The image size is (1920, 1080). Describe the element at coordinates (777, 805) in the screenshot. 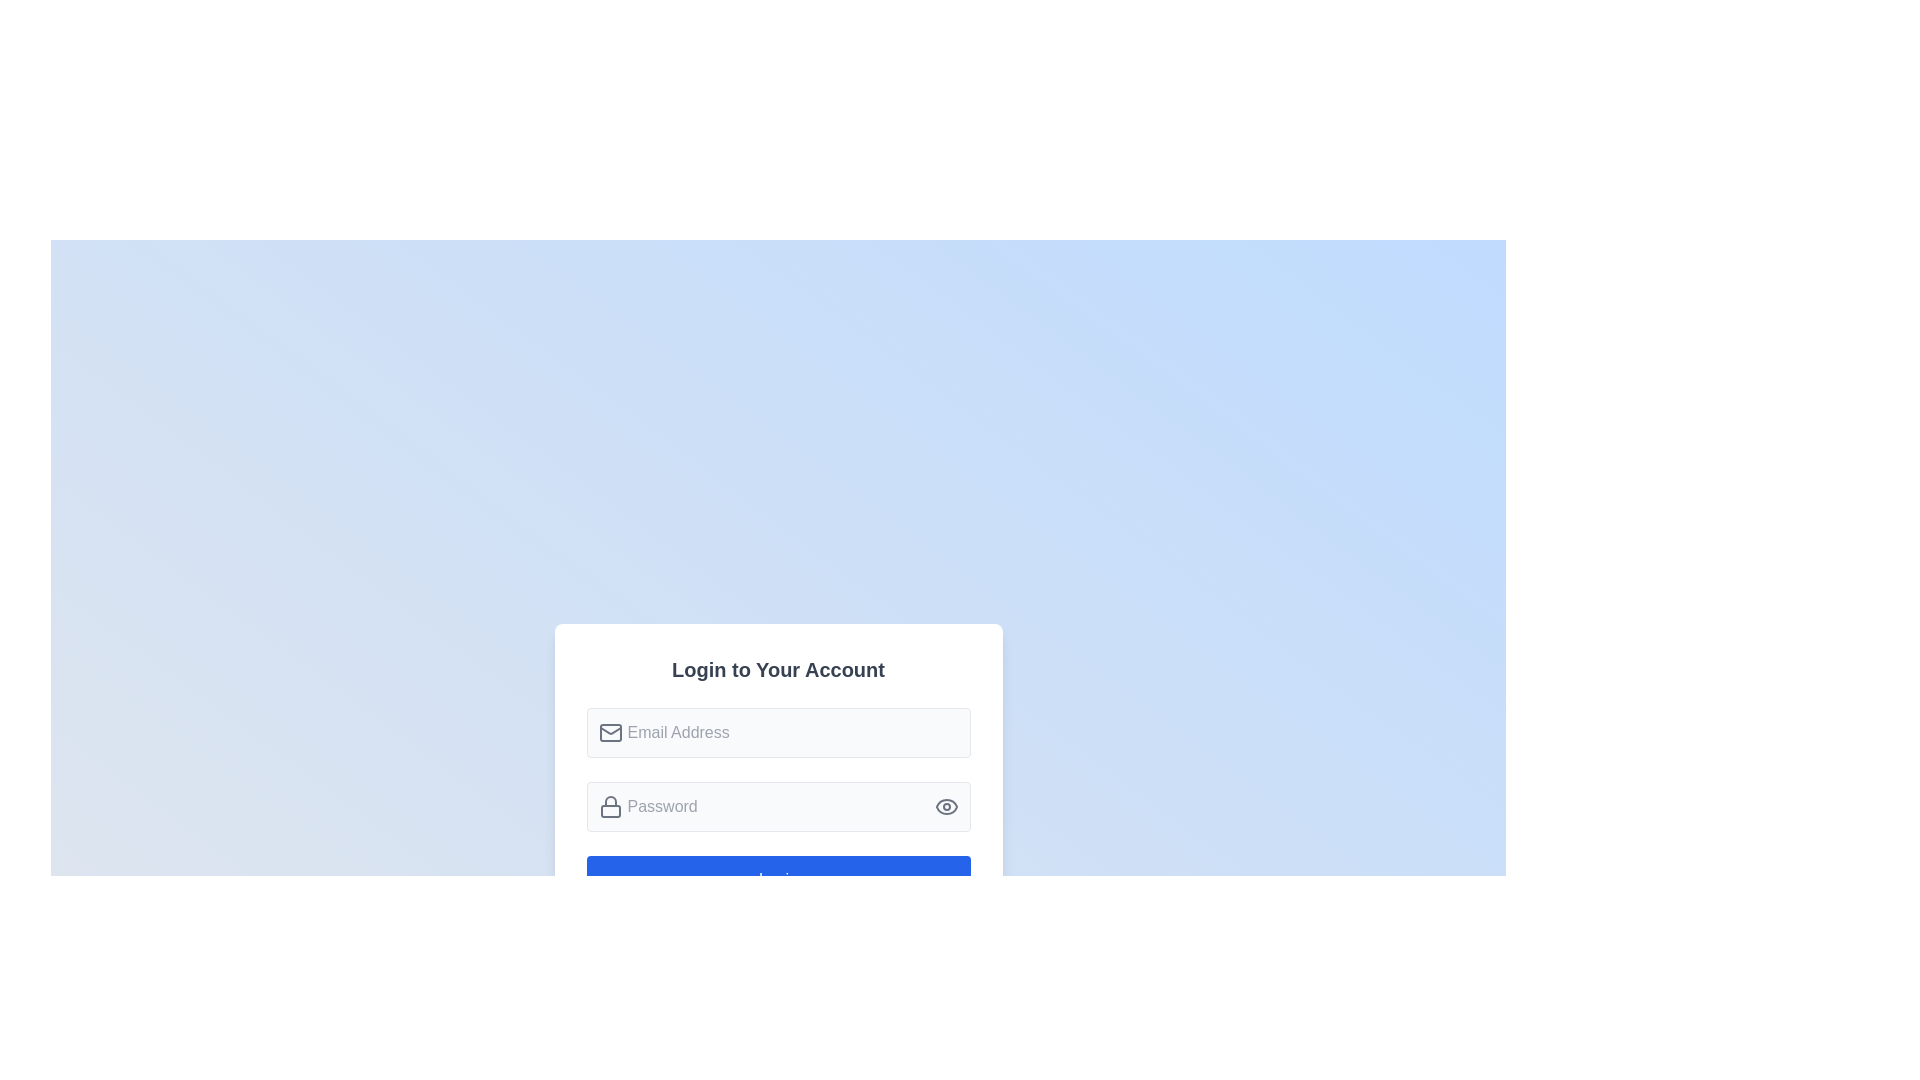

I see `the Password input field located below the 'Email Address' field and above the blue 'Login' button to potentially display tooltips` at that location.